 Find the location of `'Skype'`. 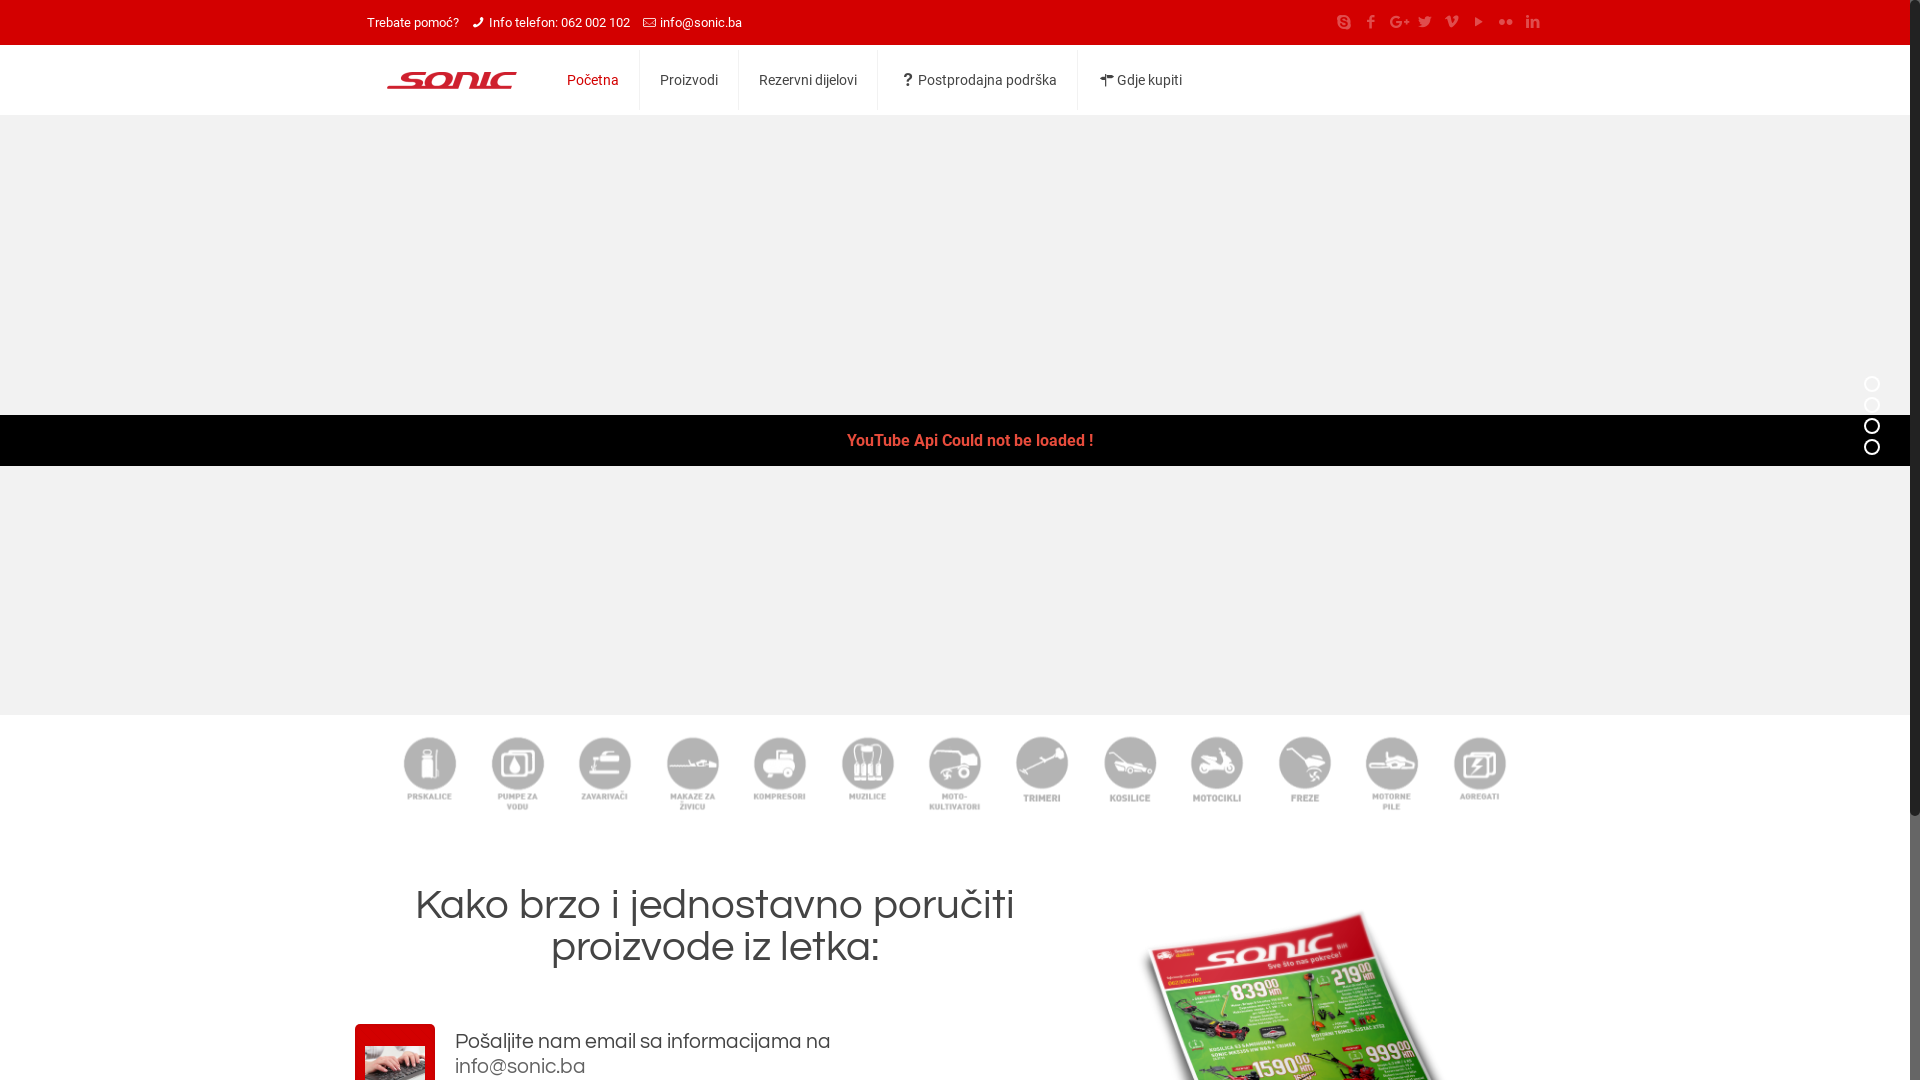

'Skype' is located at coordinates (1343, 22).